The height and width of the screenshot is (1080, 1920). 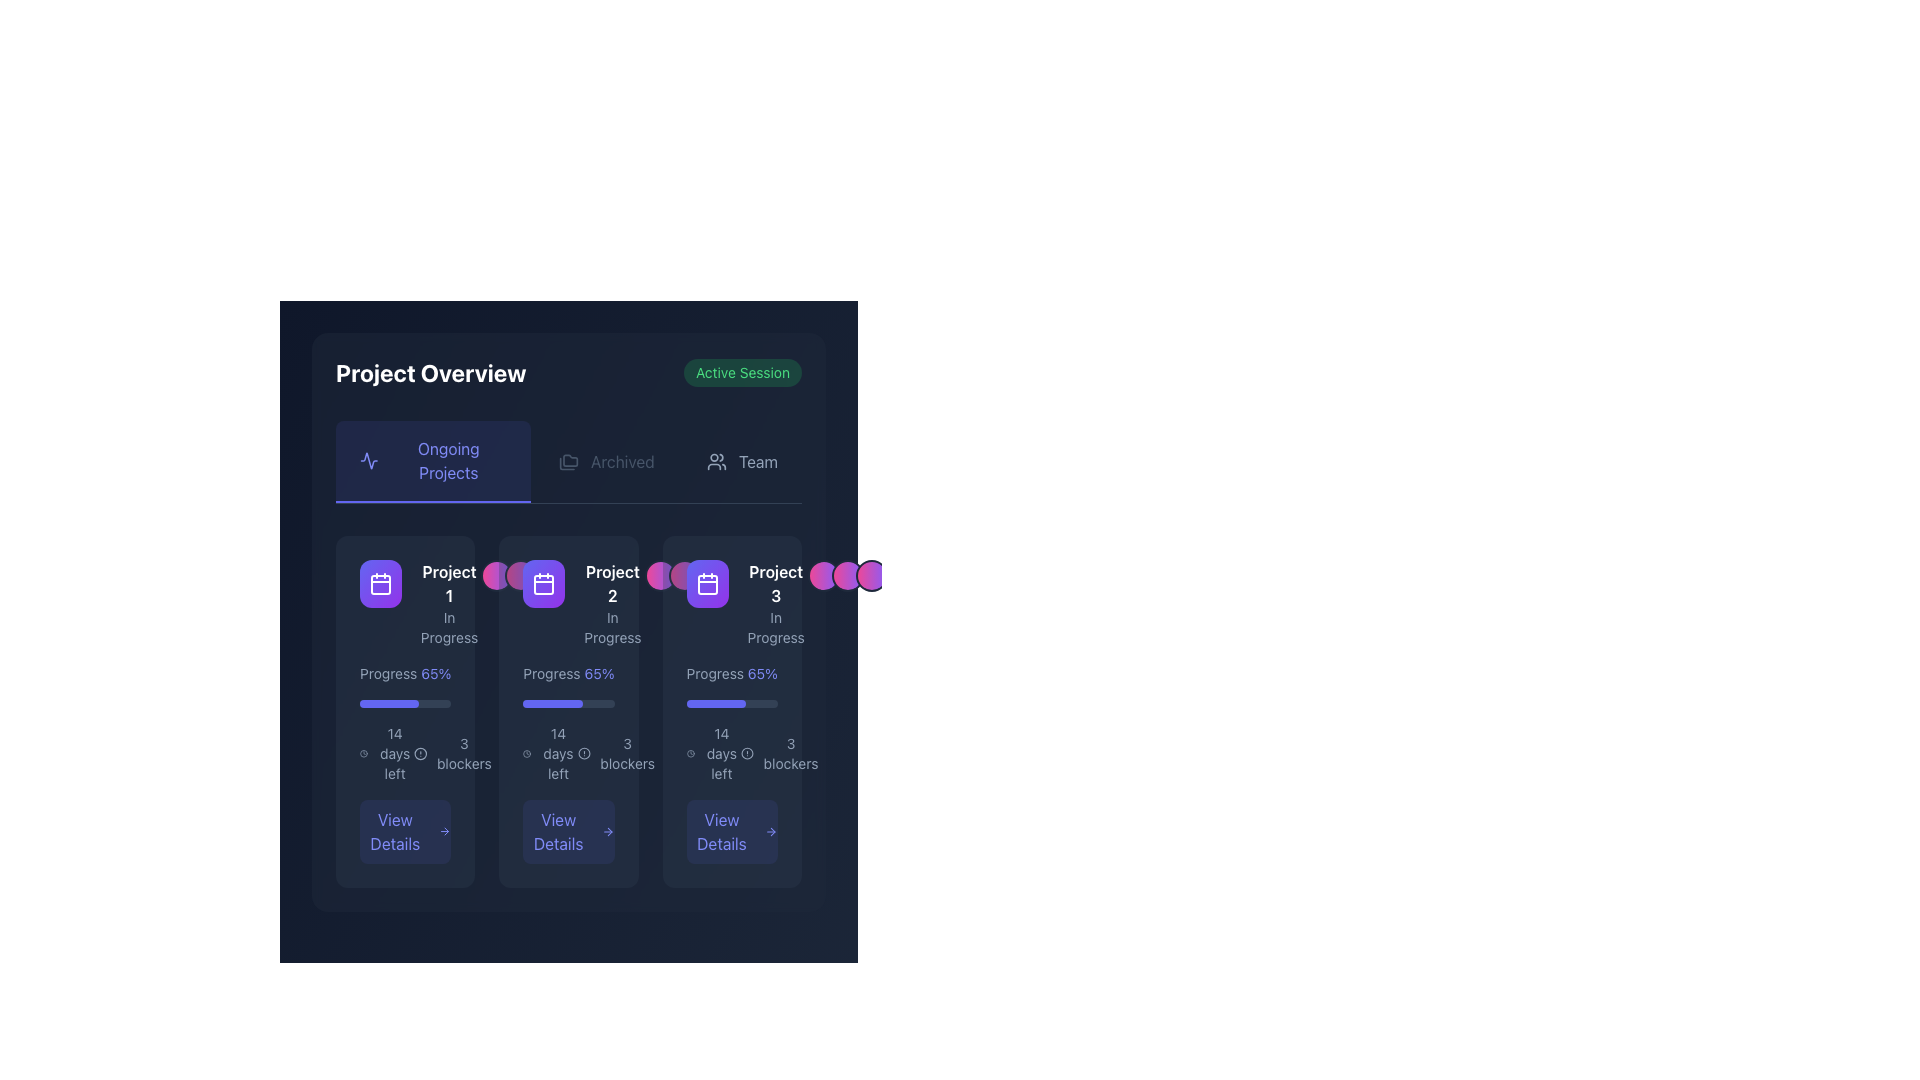 What do you see at coordinates (871, 575) in the screenshot?
I see `the third circular graphical indicator located to the right of the horizontal group below the 'Project 3' header` at bounding box center [871, 575].